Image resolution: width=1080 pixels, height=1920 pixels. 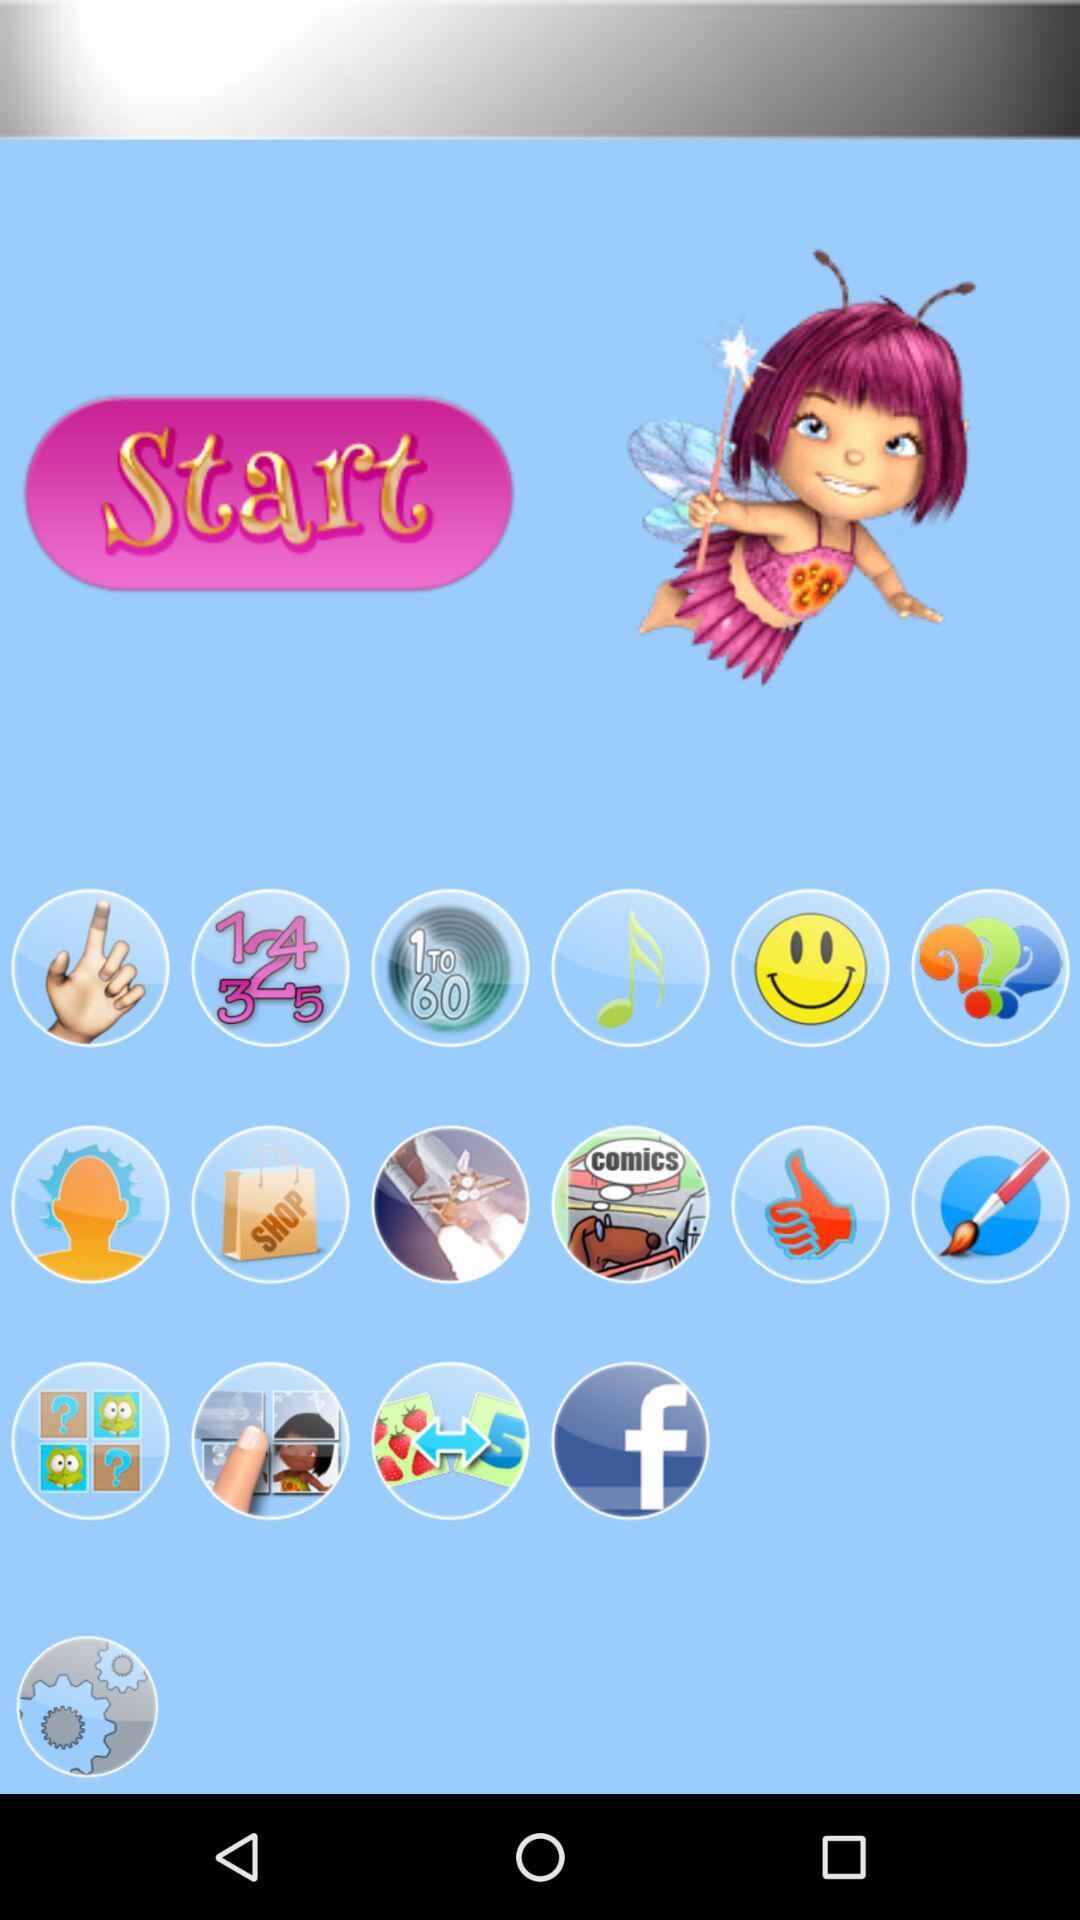 What do you see at coordinates (88, 1289) in the screenshot?
I see `the avatar icon` at bounding box center [88, 1289].